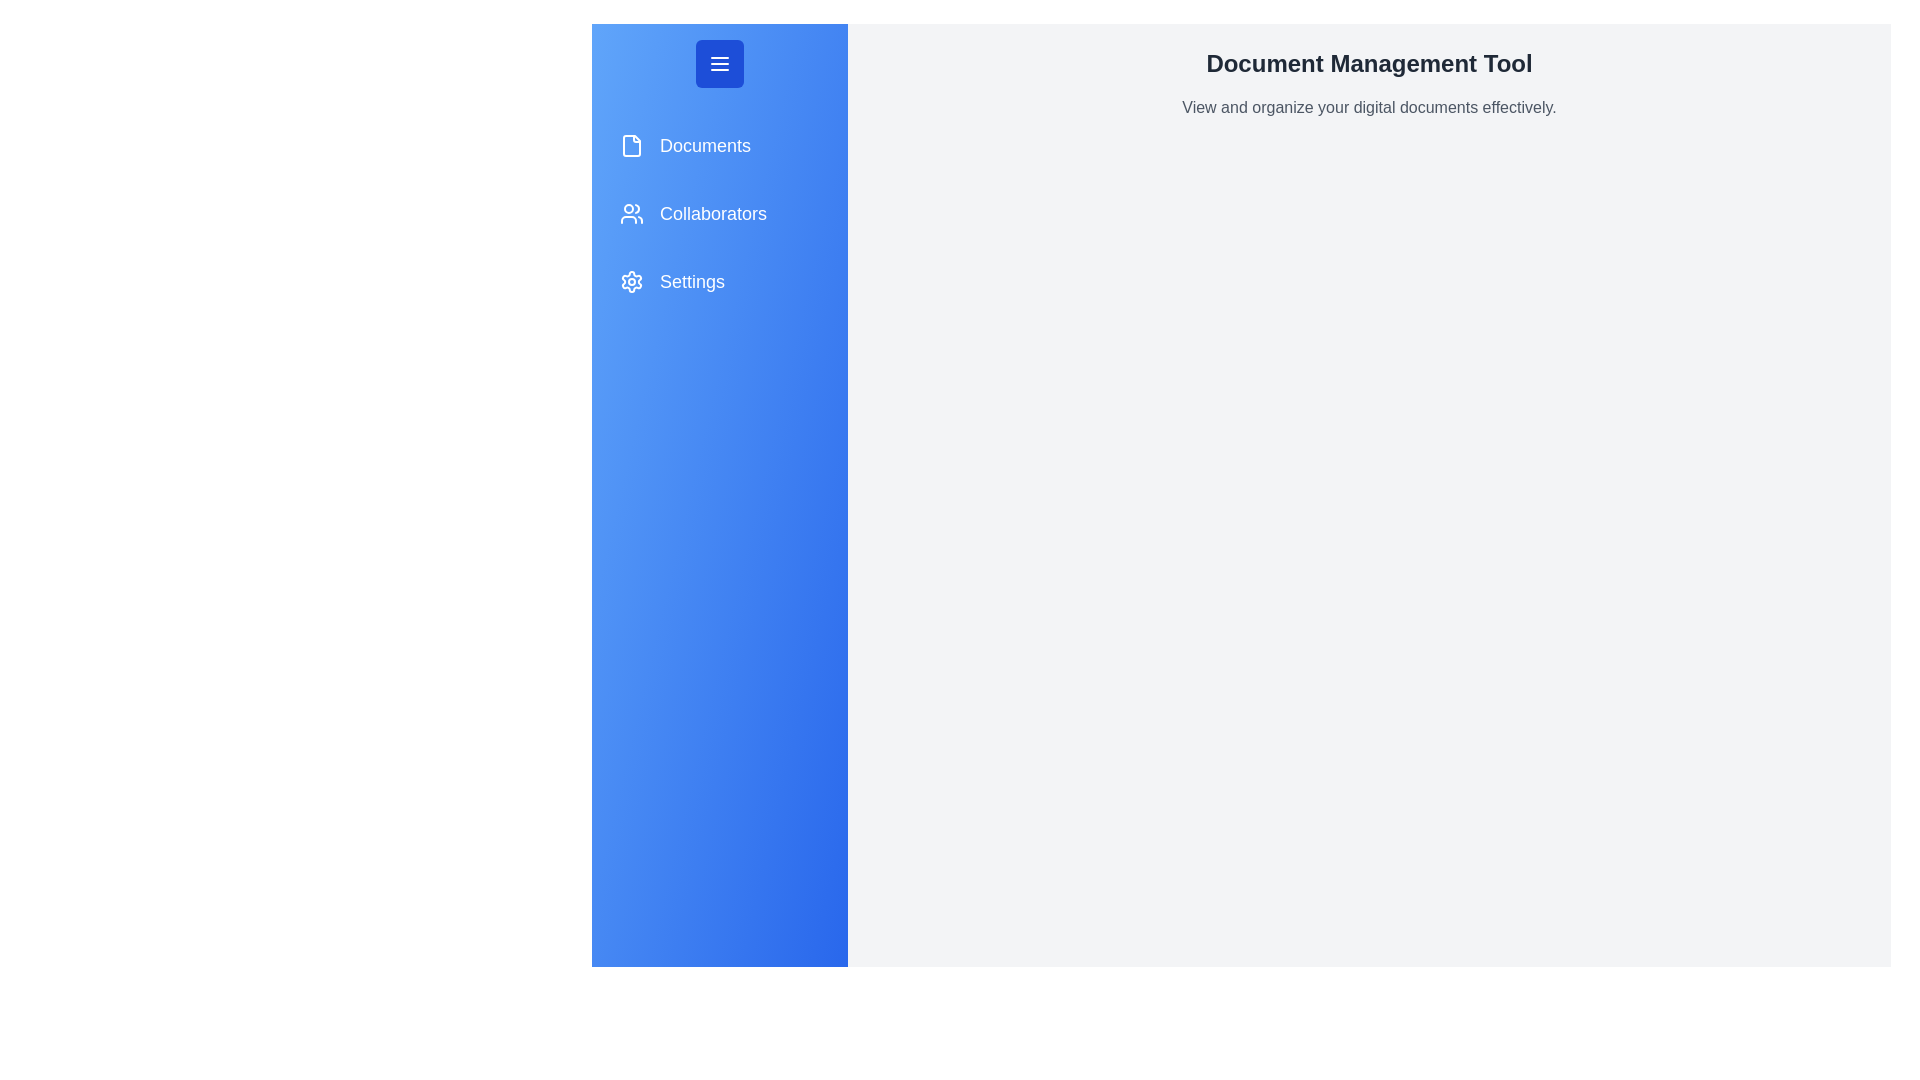 Image resolution: width=1920 pixels, height=1080 pixels. Describe the element at coordinates (720, 145) in the screenshot. I see `the 'Documents' navigation item to access the Documents section` at that location.